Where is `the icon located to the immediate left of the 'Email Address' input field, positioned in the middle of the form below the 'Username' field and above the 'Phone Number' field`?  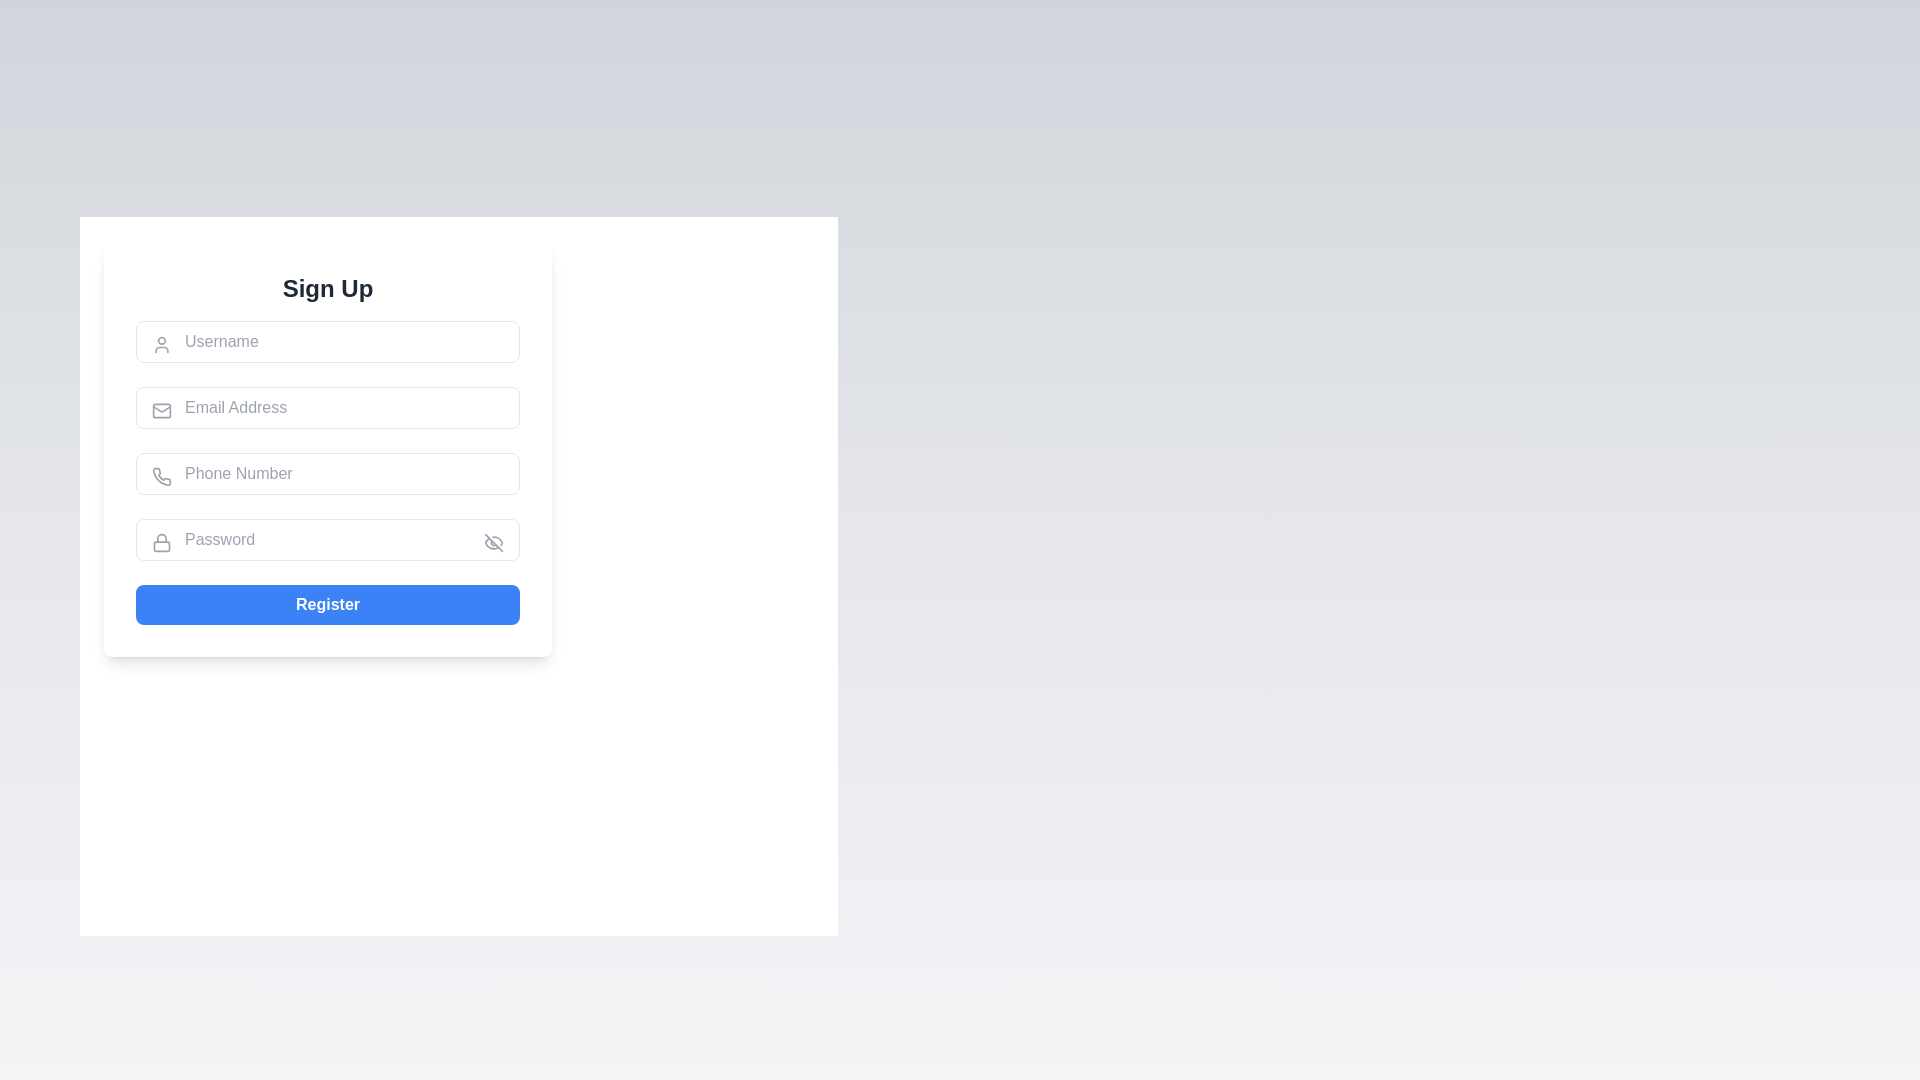 the icon located to the immediate left of the 'Email Address' input field, positioned in the middle of the form below the 'Username' field and above the 'Phone Number' field is located at coordinates (162, 410).